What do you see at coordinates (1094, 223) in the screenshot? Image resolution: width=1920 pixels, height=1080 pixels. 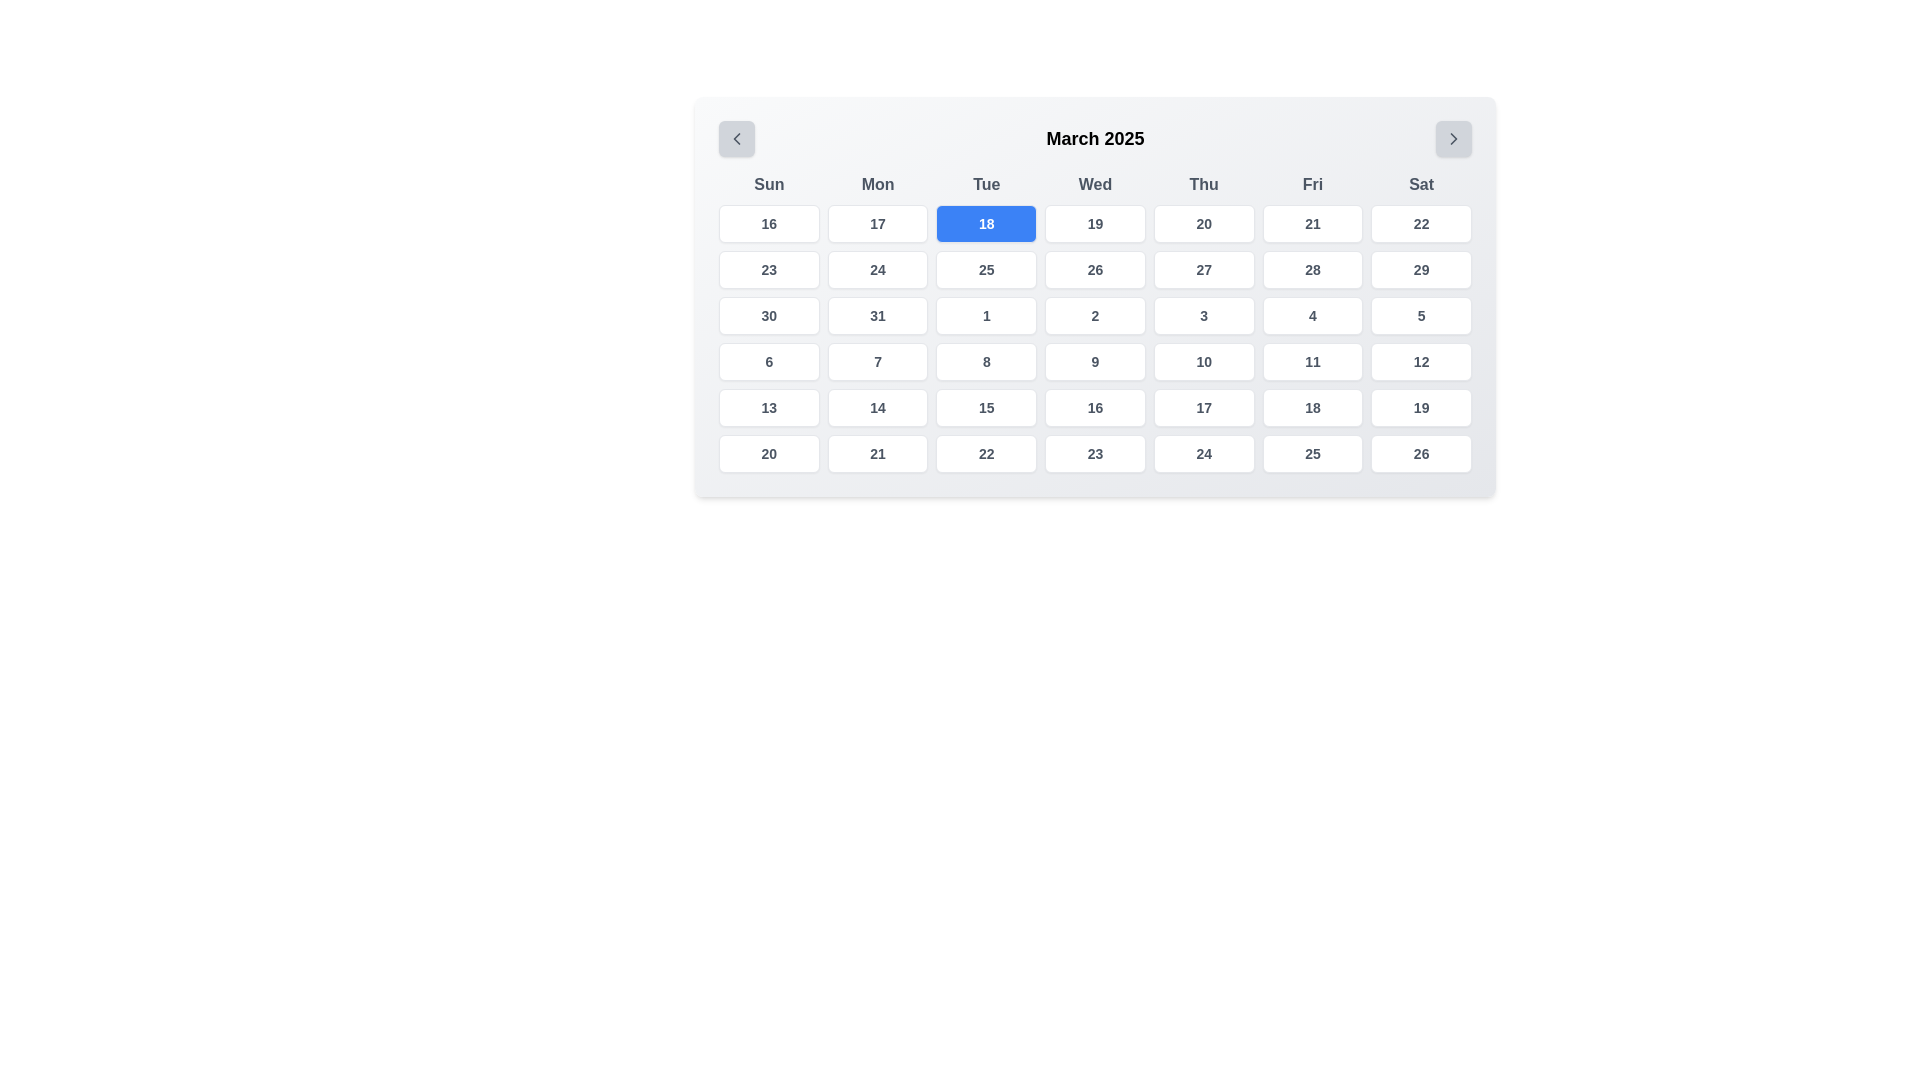 I see `the rectangular button displaying the number '19' with a white background and rounded corners, located under the 'Wed' column in the first row of dates` at bounding box center [1094, 223].